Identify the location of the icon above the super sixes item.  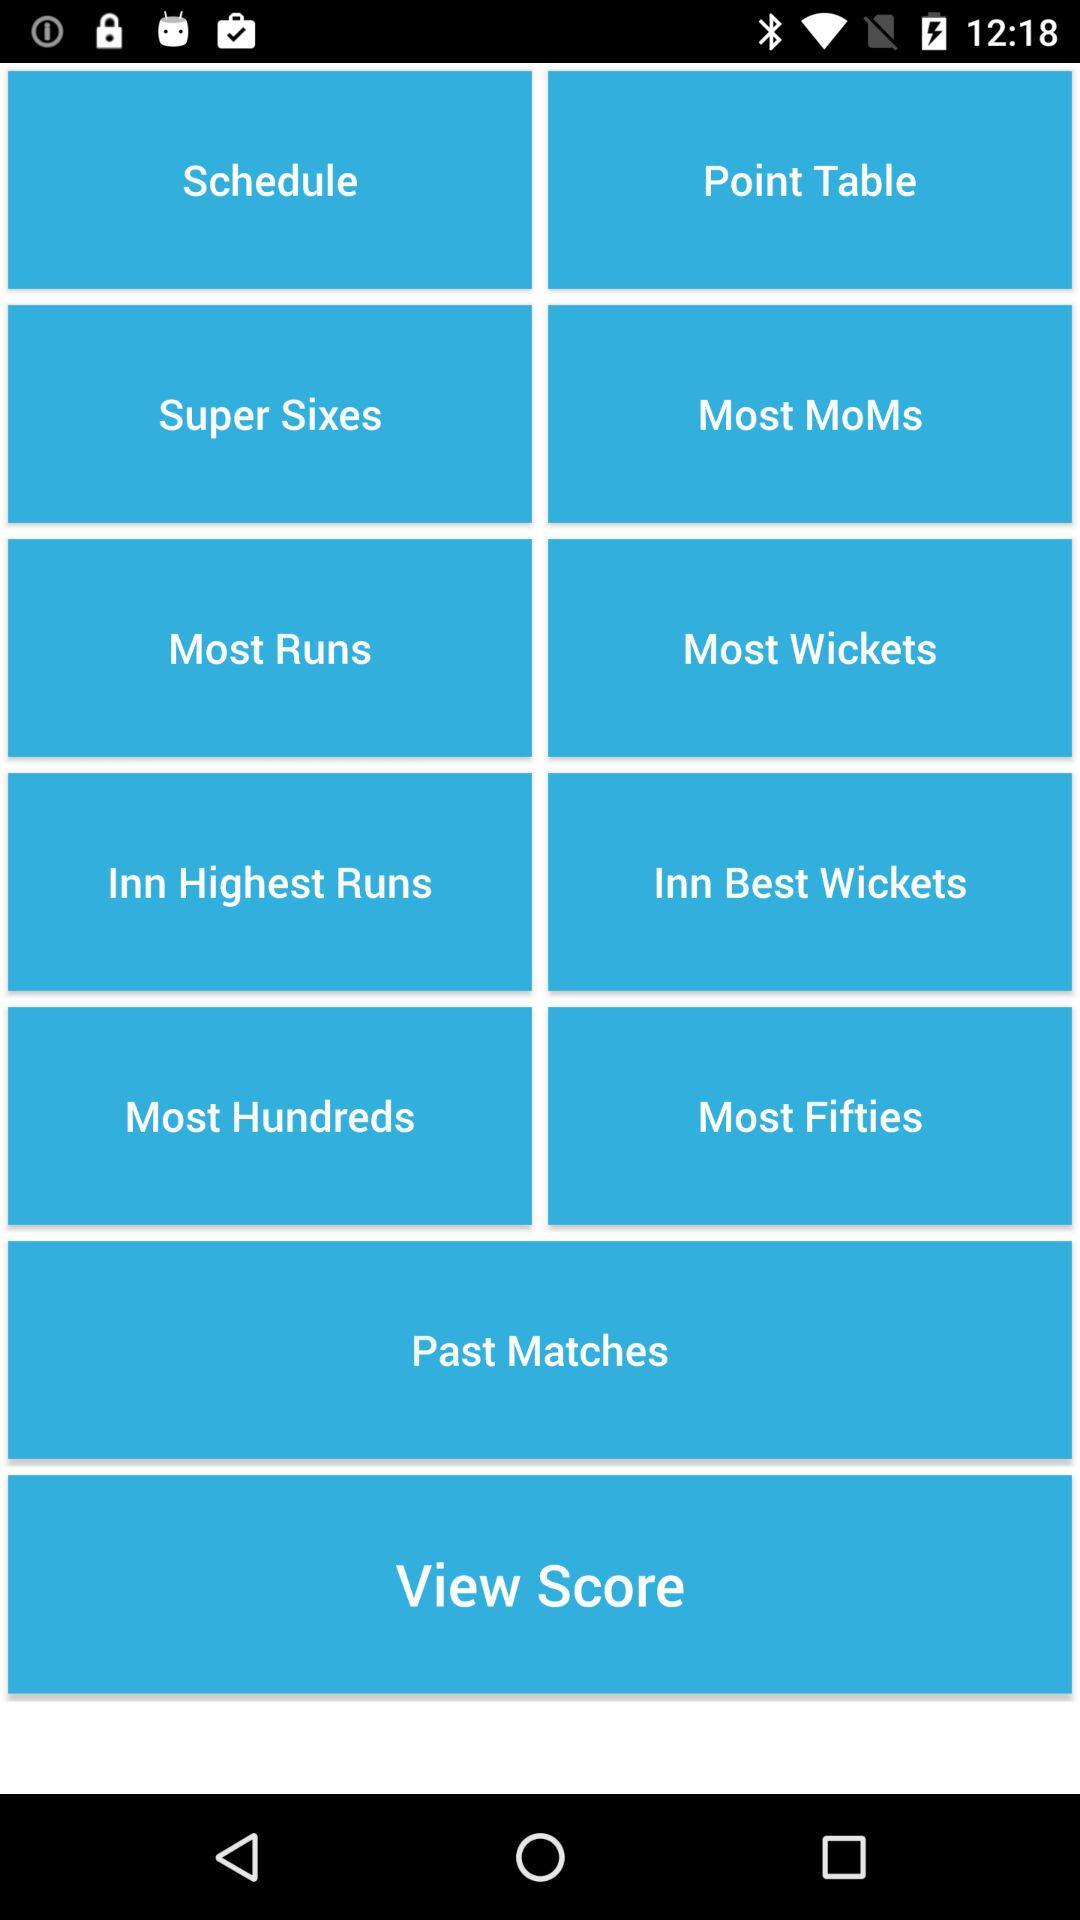
(270, 180).